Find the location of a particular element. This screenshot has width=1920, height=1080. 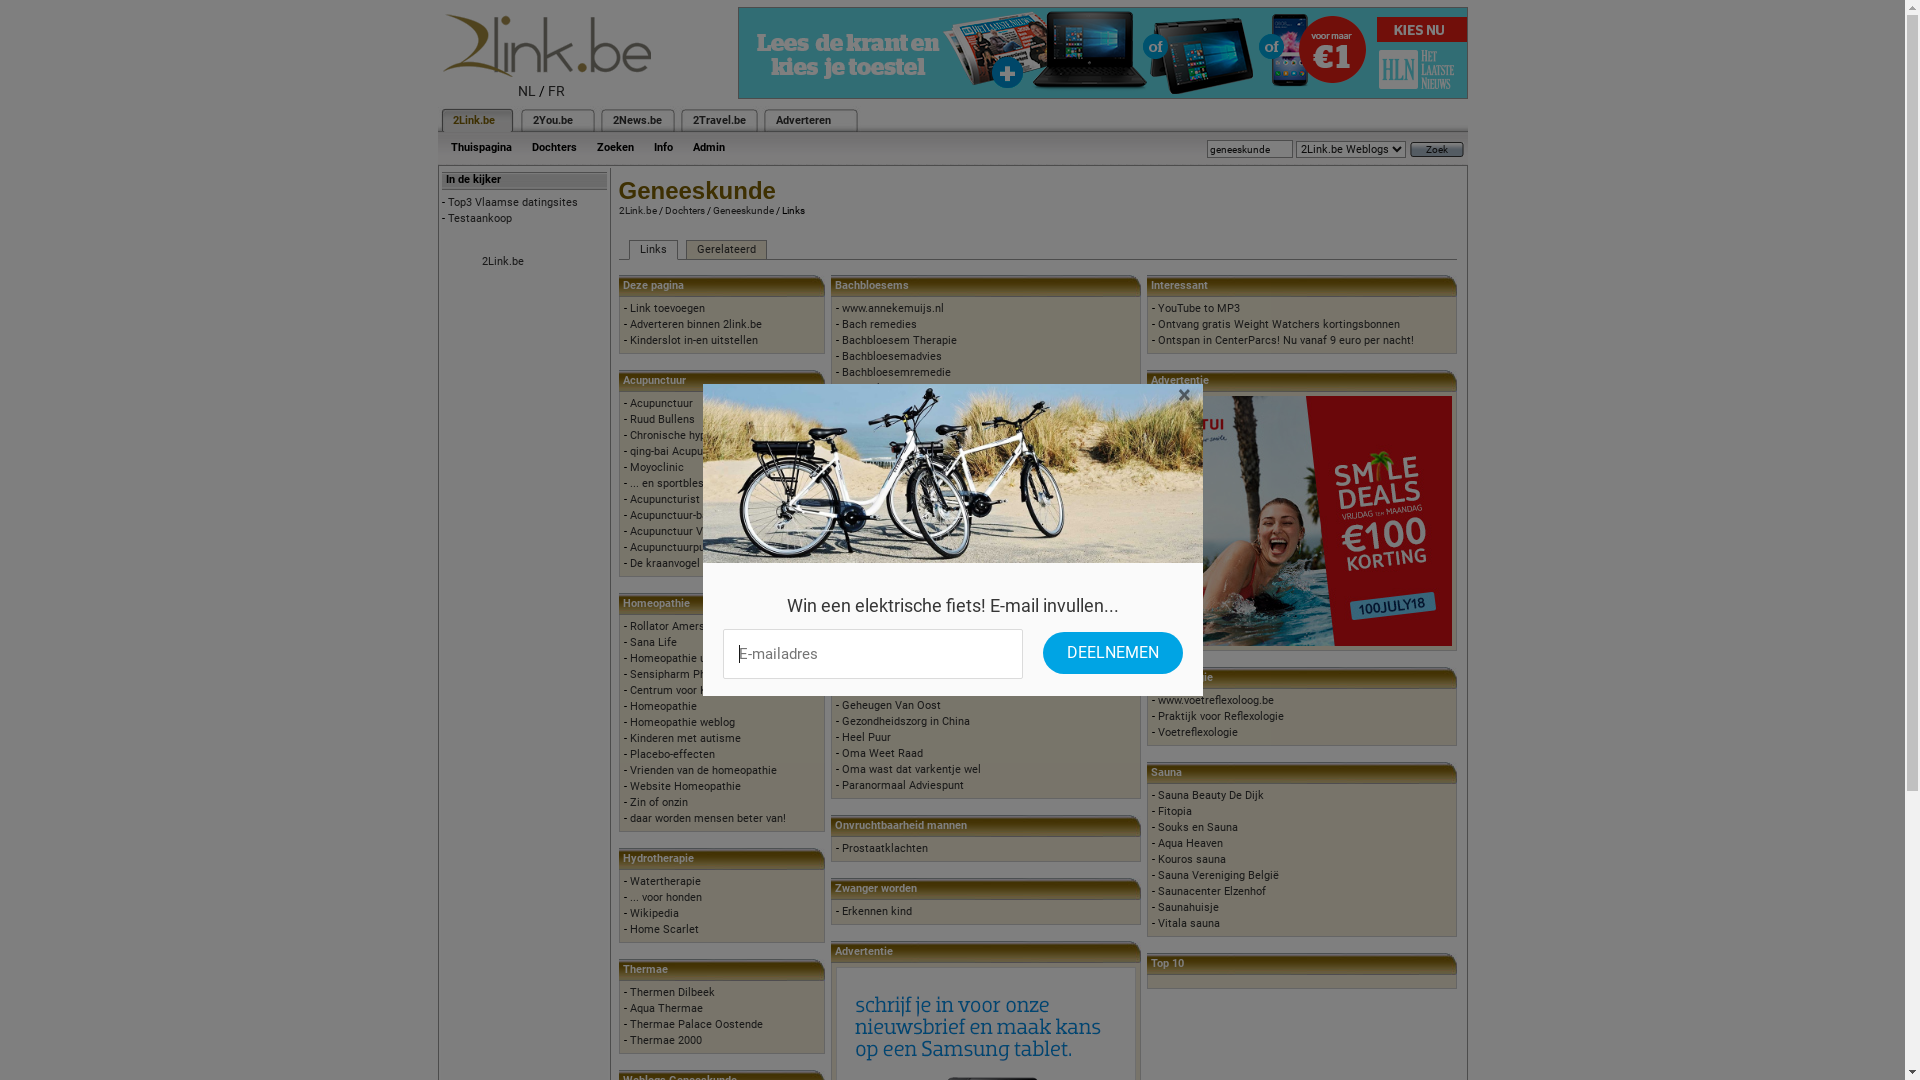

'Thermen Dilbeek' is located at coordinates (672, 992).